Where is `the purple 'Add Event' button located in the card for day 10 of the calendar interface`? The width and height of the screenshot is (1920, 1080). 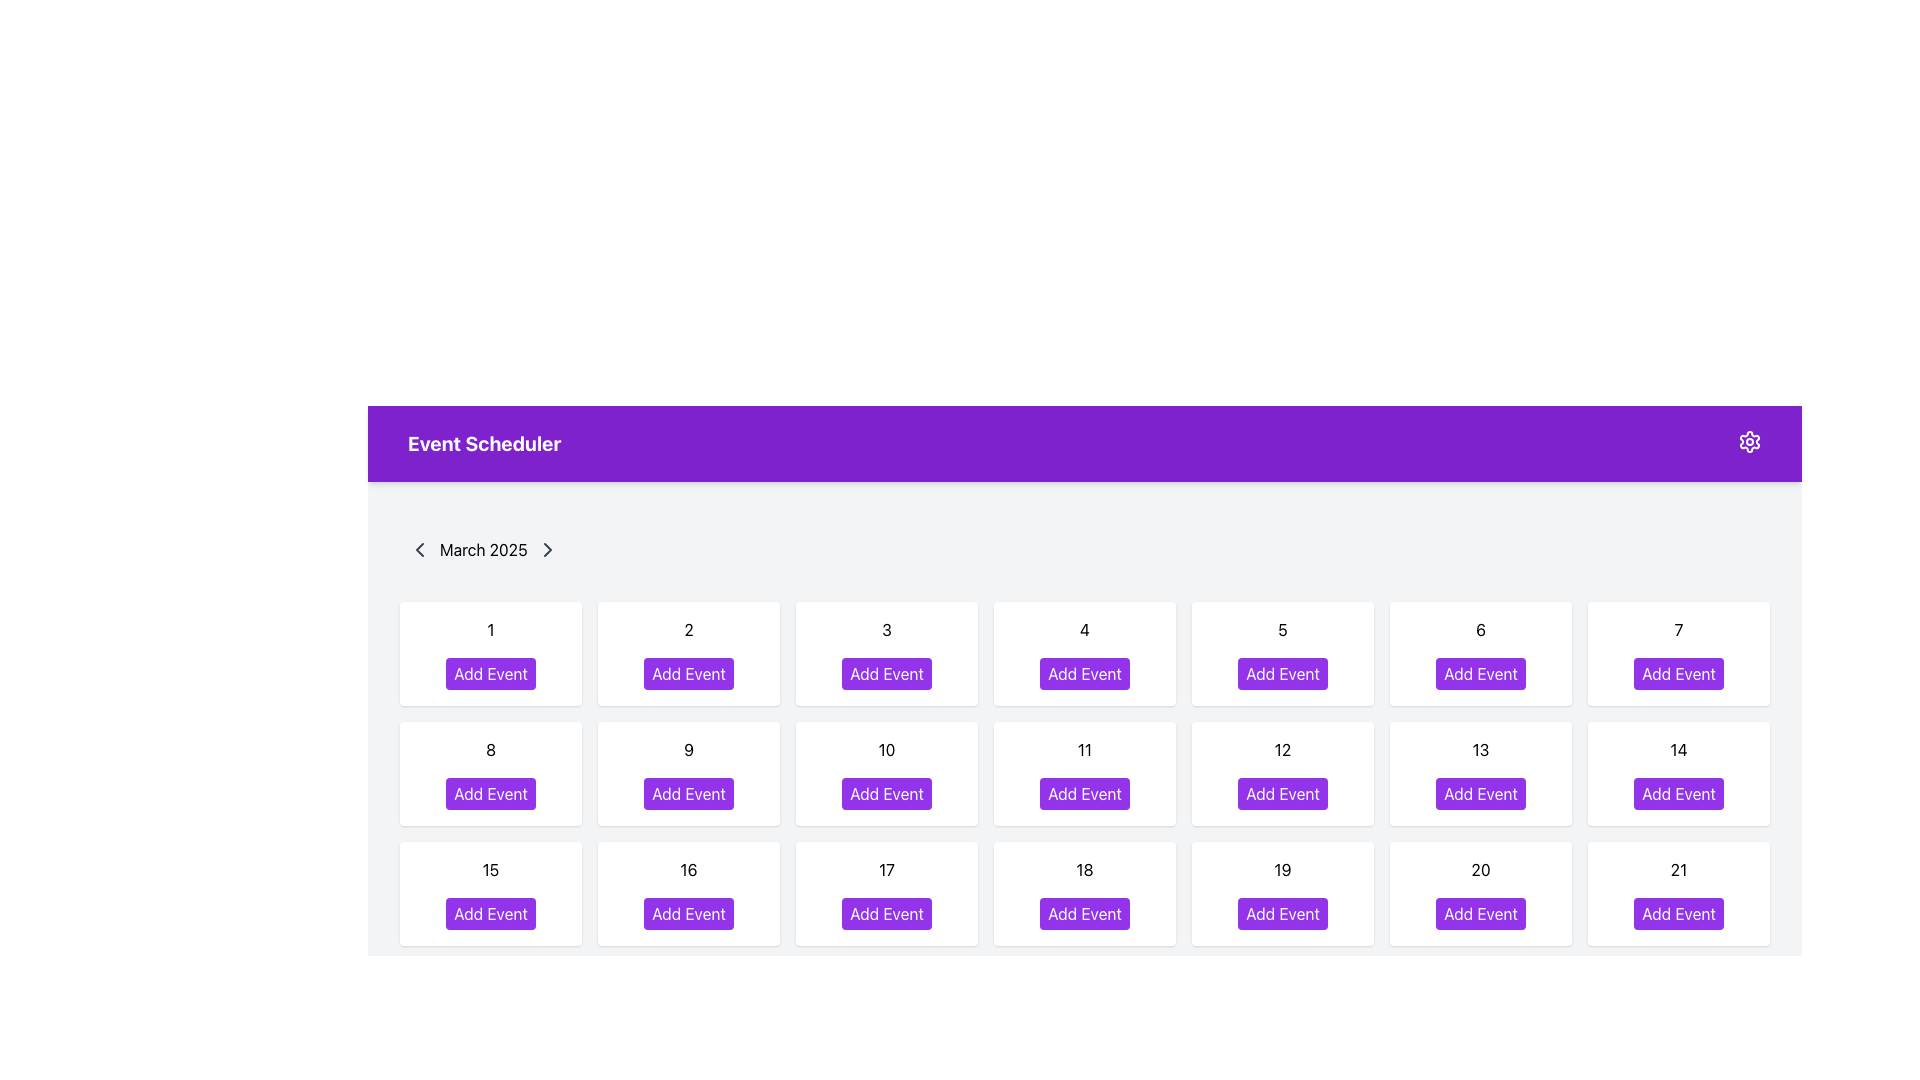
the purple 'Add Event' button located in the card for day 10 of the calendar interface is located at coordinates (886, 793).